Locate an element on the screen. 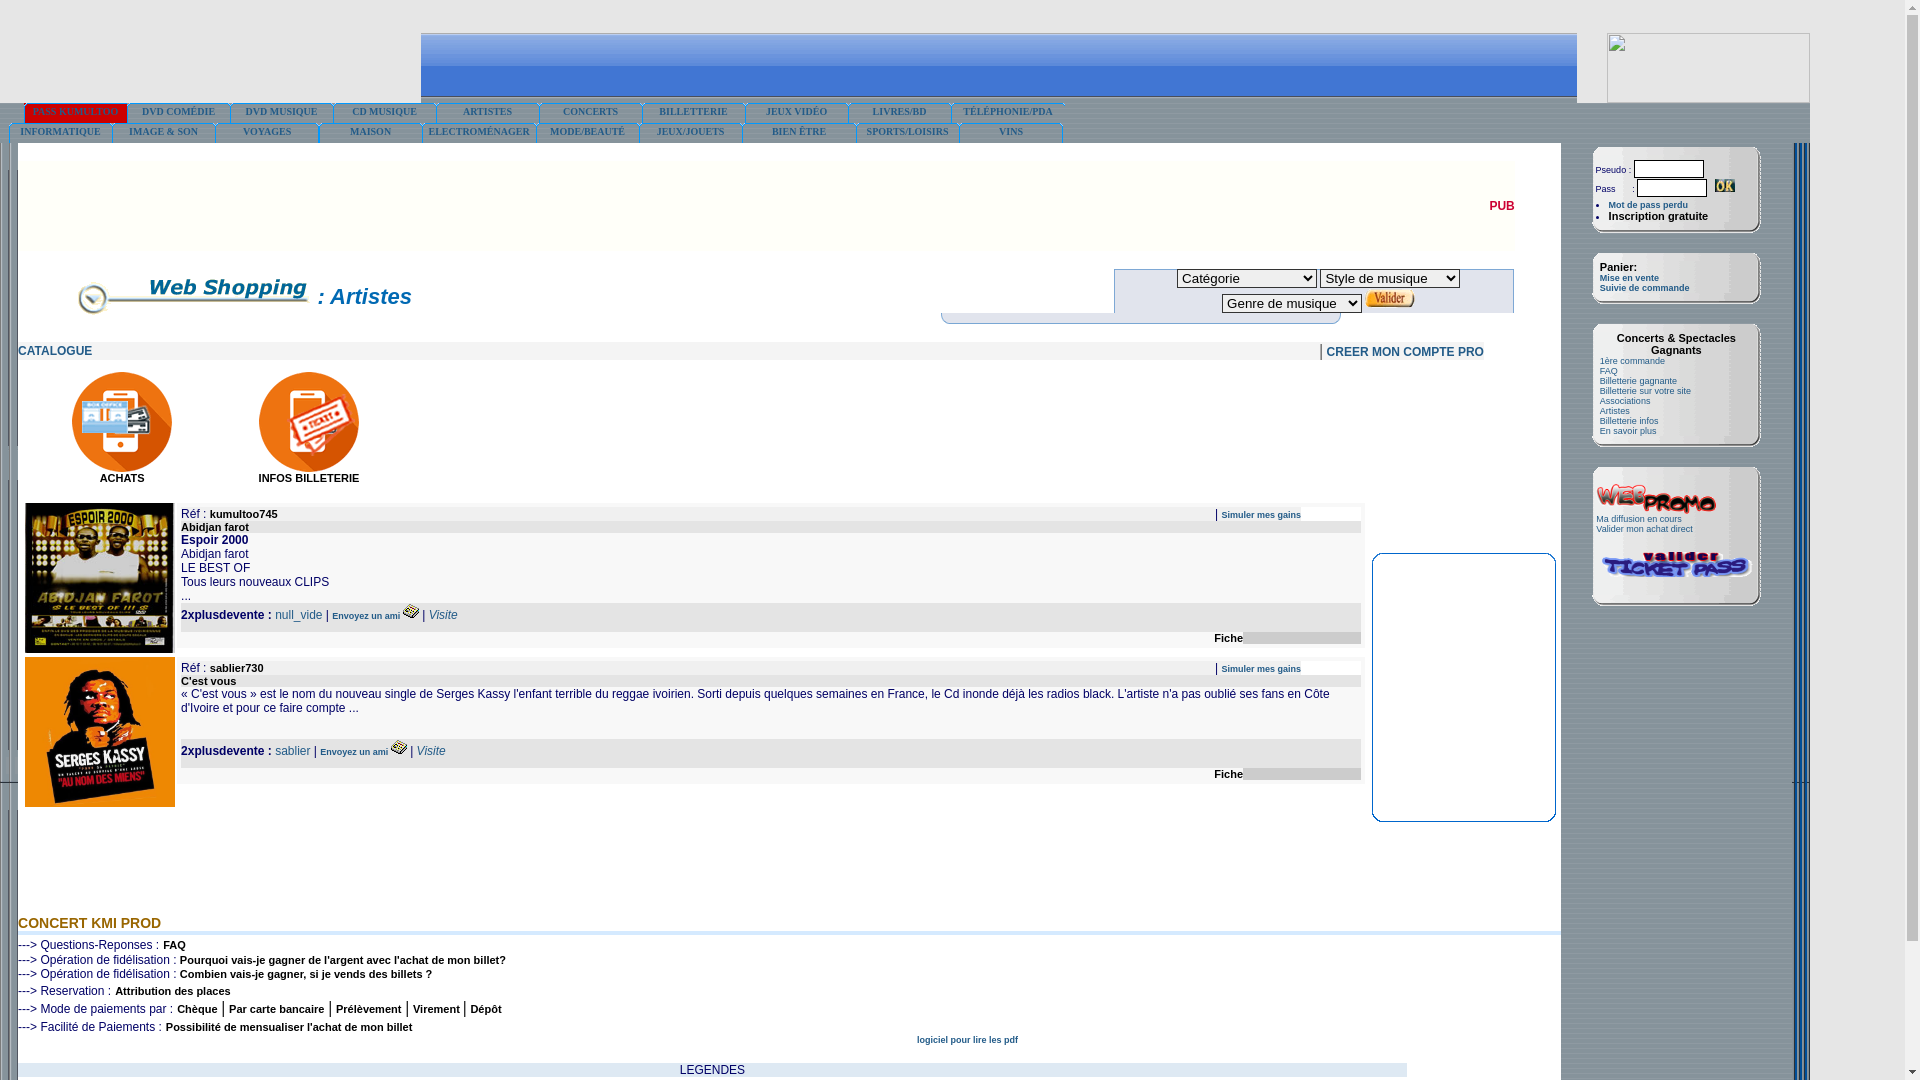 Image resolution: width=1920 pixels, height=1080 pixels. 'Fiche' is located at coordinates (1213, 773).